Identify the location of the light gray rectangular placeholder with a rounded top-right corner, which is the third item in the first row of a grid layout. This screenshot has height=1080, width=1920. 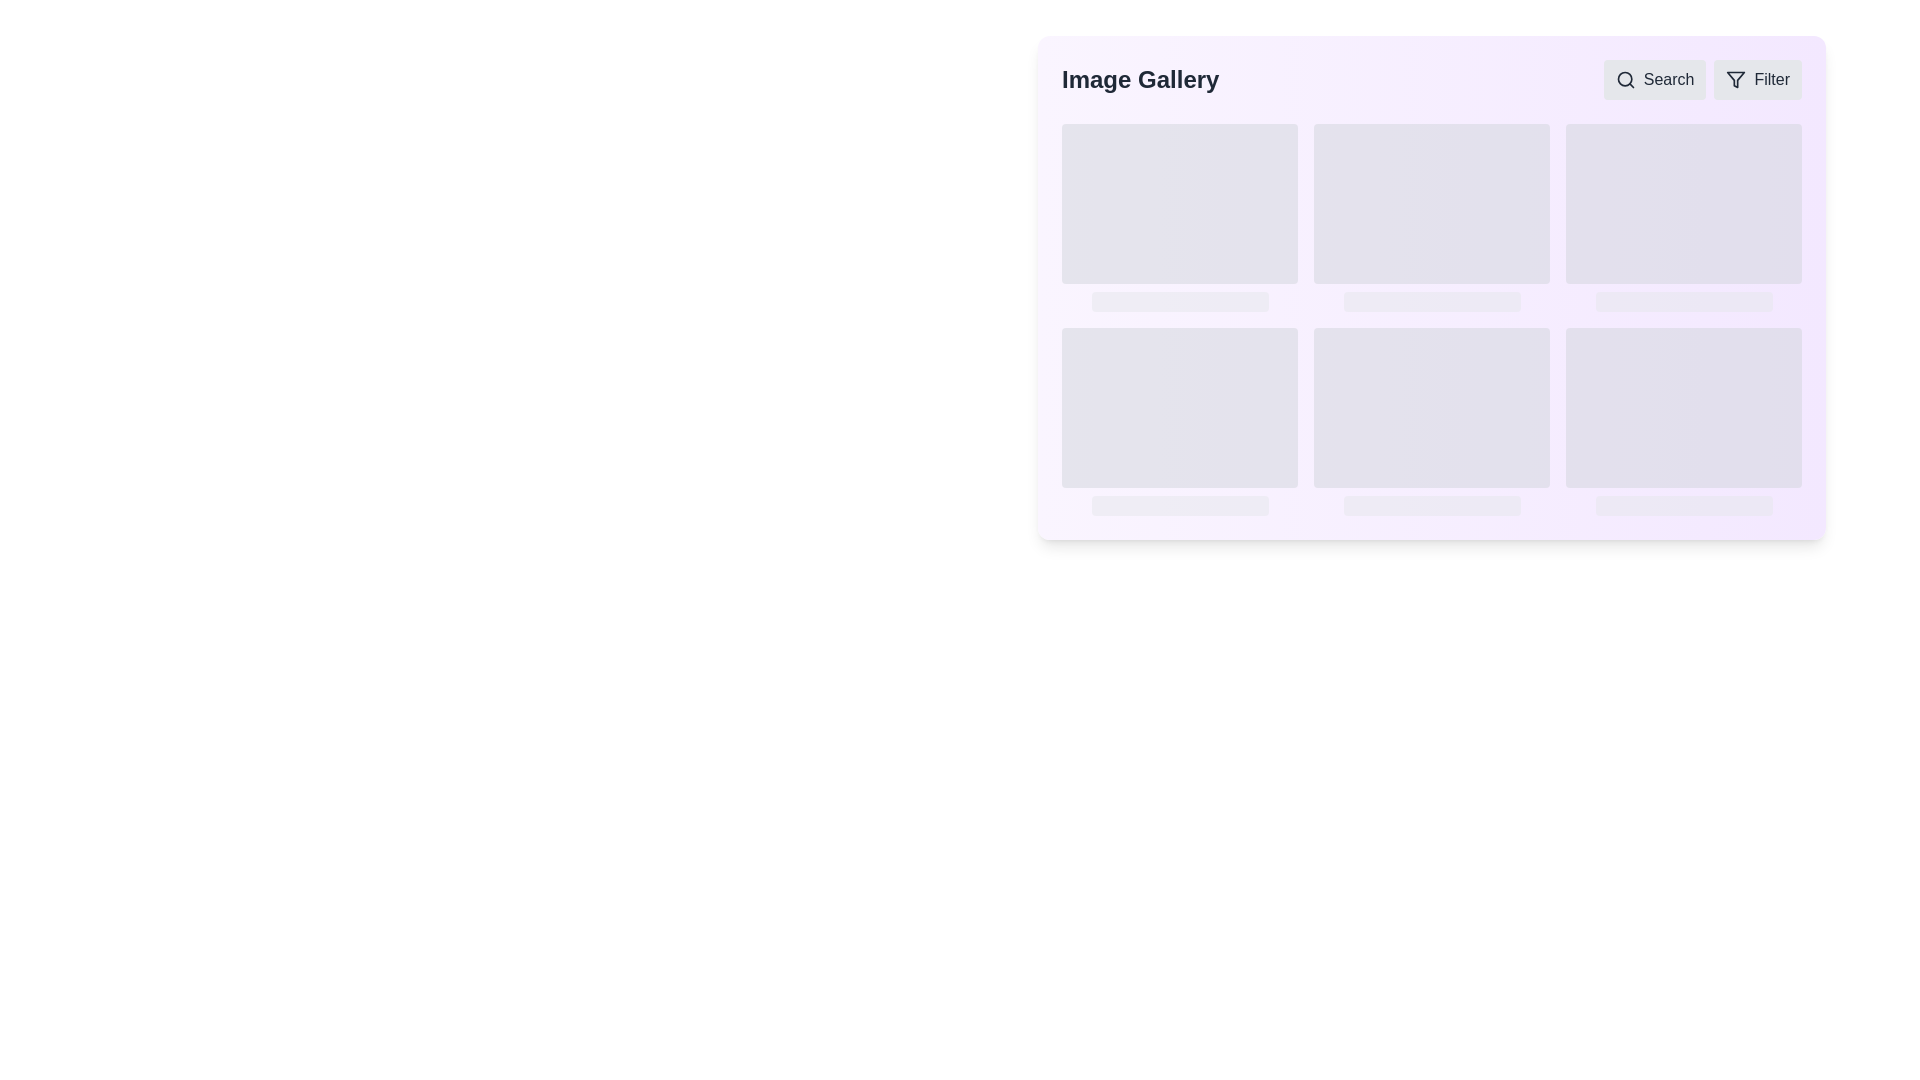
(1683, 218).